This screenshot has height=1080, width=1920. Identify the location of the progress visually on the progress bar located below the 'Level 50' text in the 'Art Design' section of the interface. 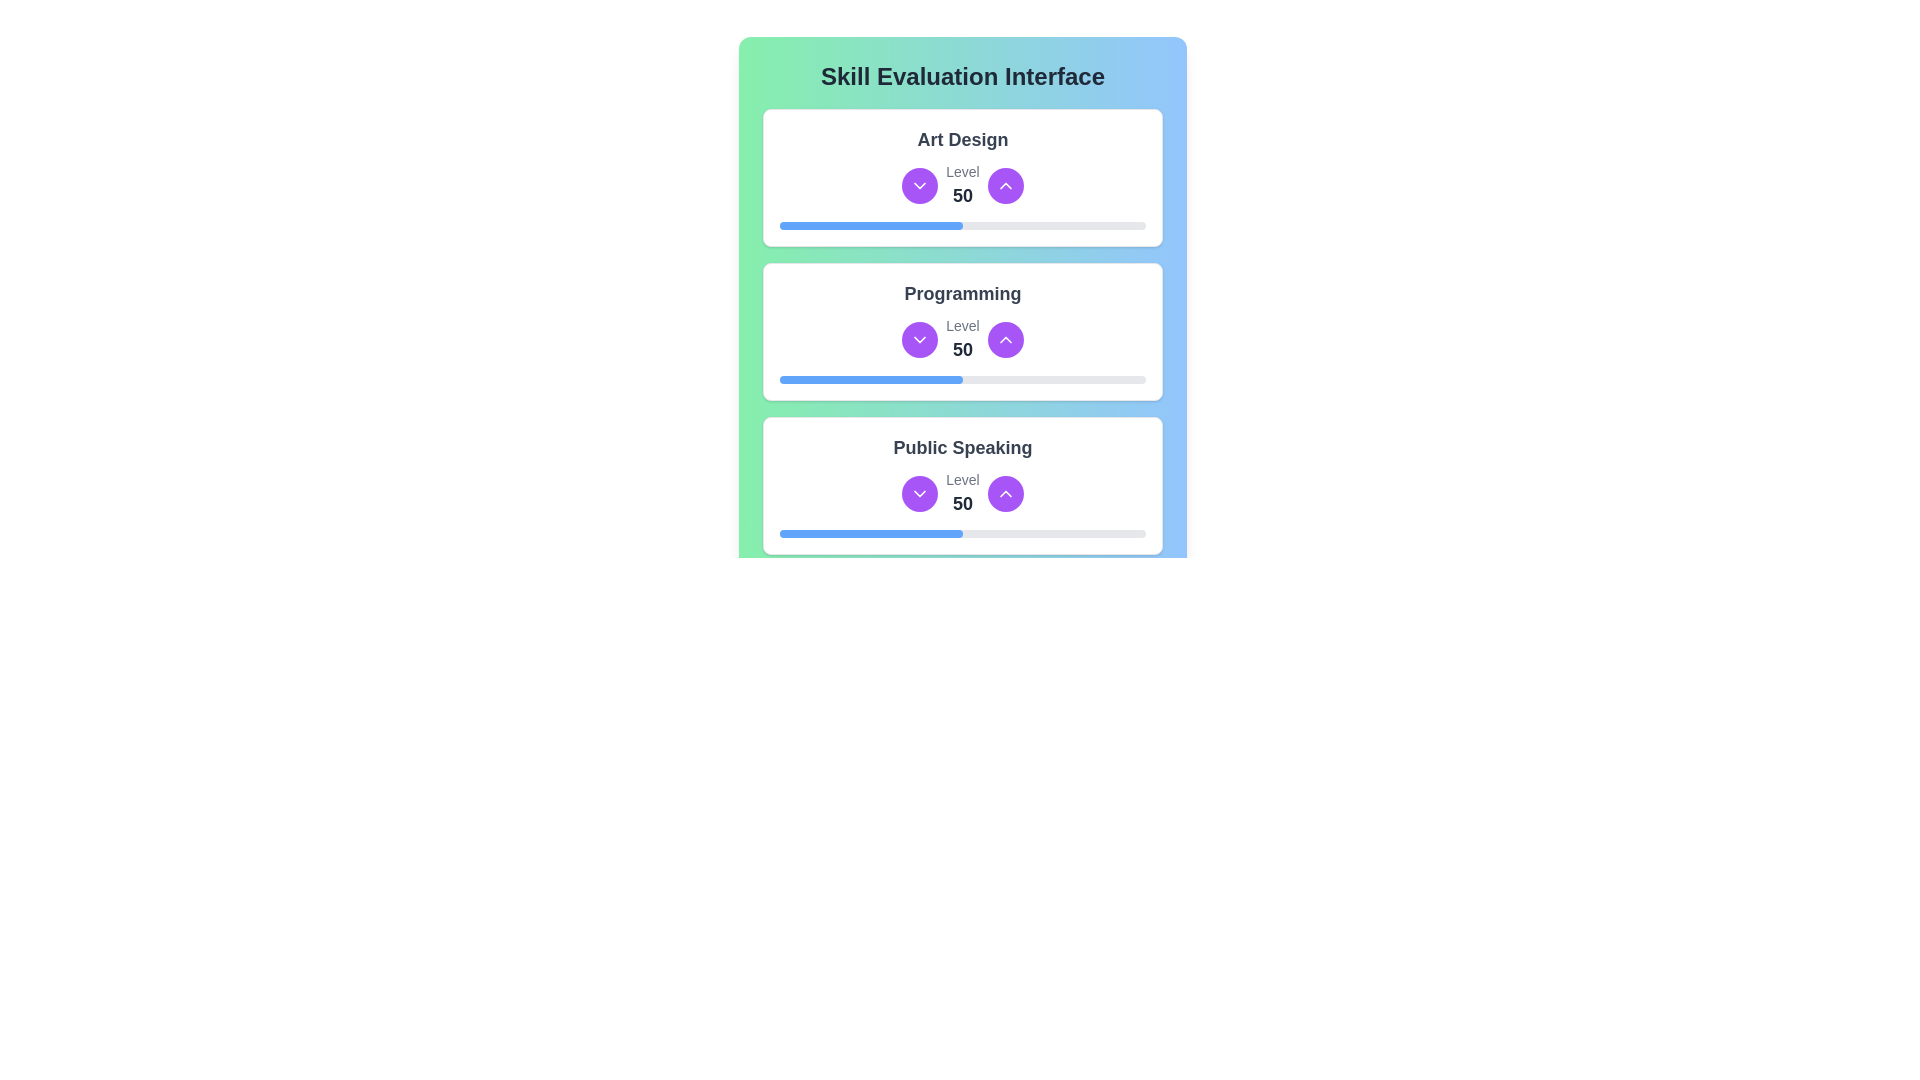
(963, 225).